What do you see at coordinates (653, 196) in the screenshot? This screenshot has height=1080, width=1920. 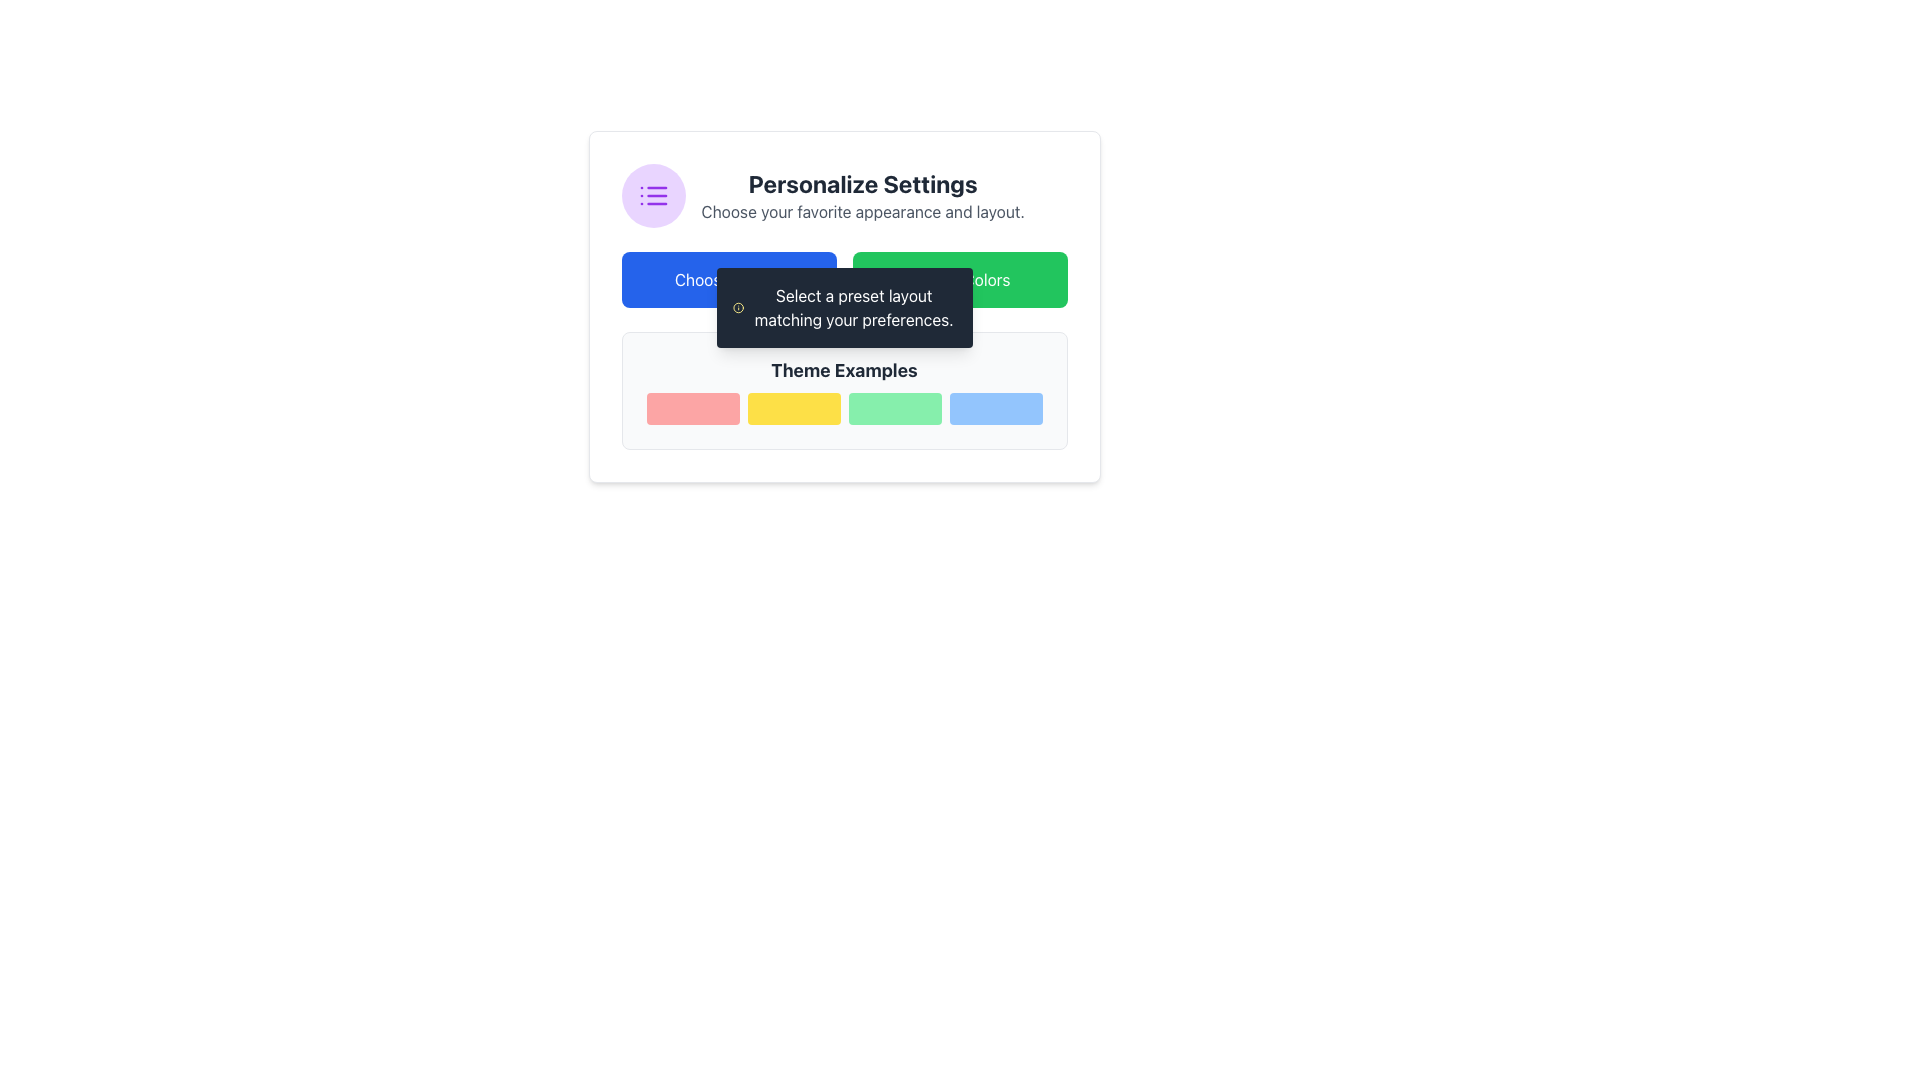 I see `the icon representing a list in the top-left region of the Personalize Settings interface, which is contained within a rounded purple background` at bounding box center [653, 196].